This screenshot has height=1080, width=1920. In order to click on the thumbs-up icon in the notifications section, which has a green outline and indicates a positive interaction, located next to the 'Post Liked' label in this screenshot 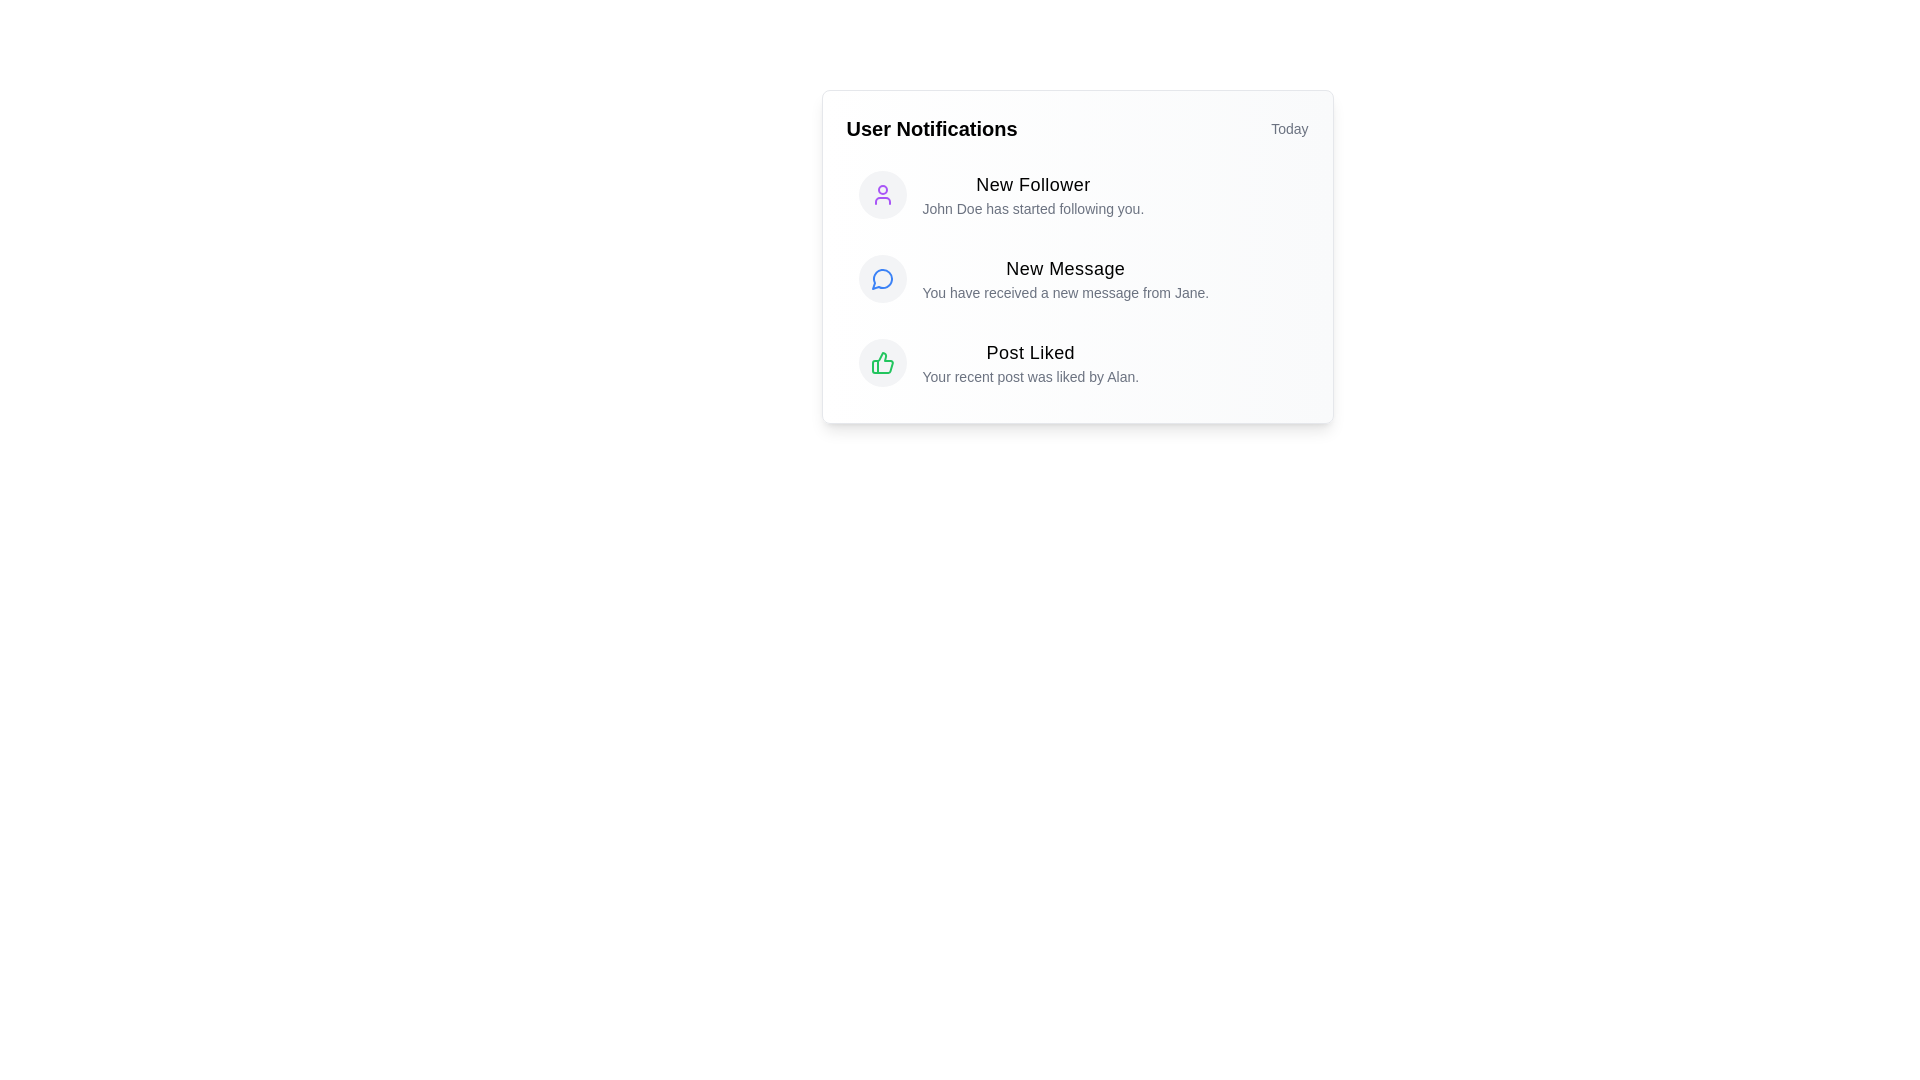, I will do `click(881, 362)`.